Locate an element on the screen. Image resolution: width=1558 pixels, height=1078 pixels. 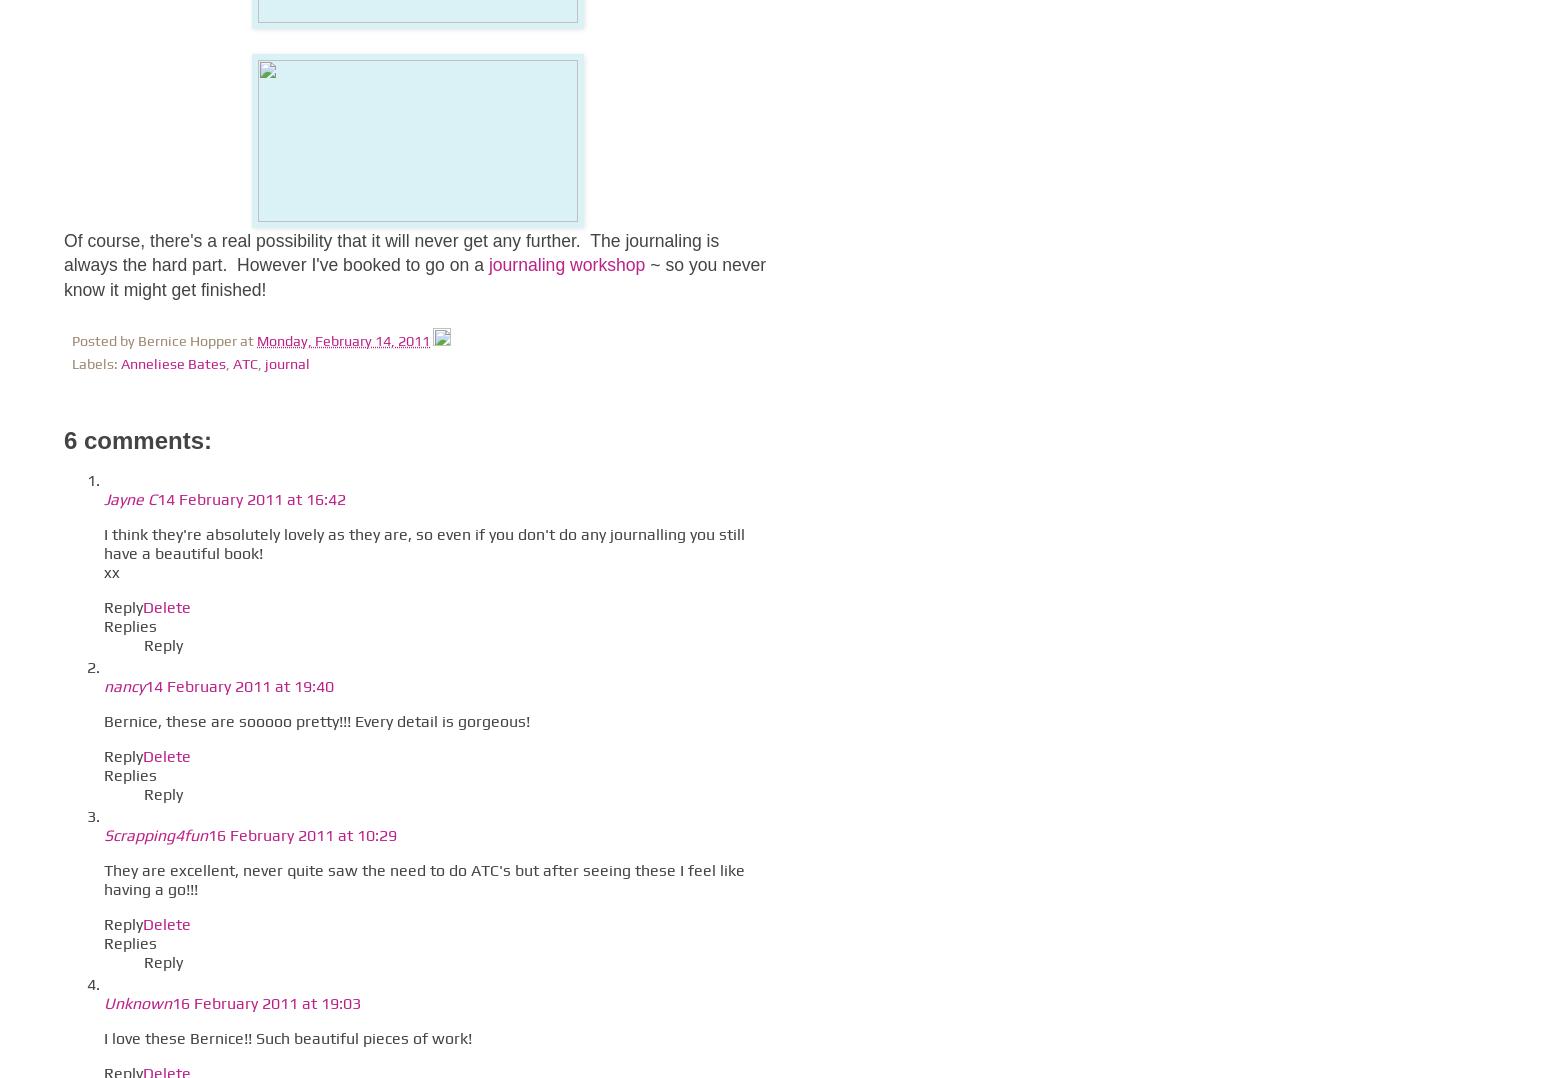
'Of course, there's a real possibility that it will never get any further.  The journaling is always the hard part.  However I've booked to go on a' is located at coordinates (390, 251).